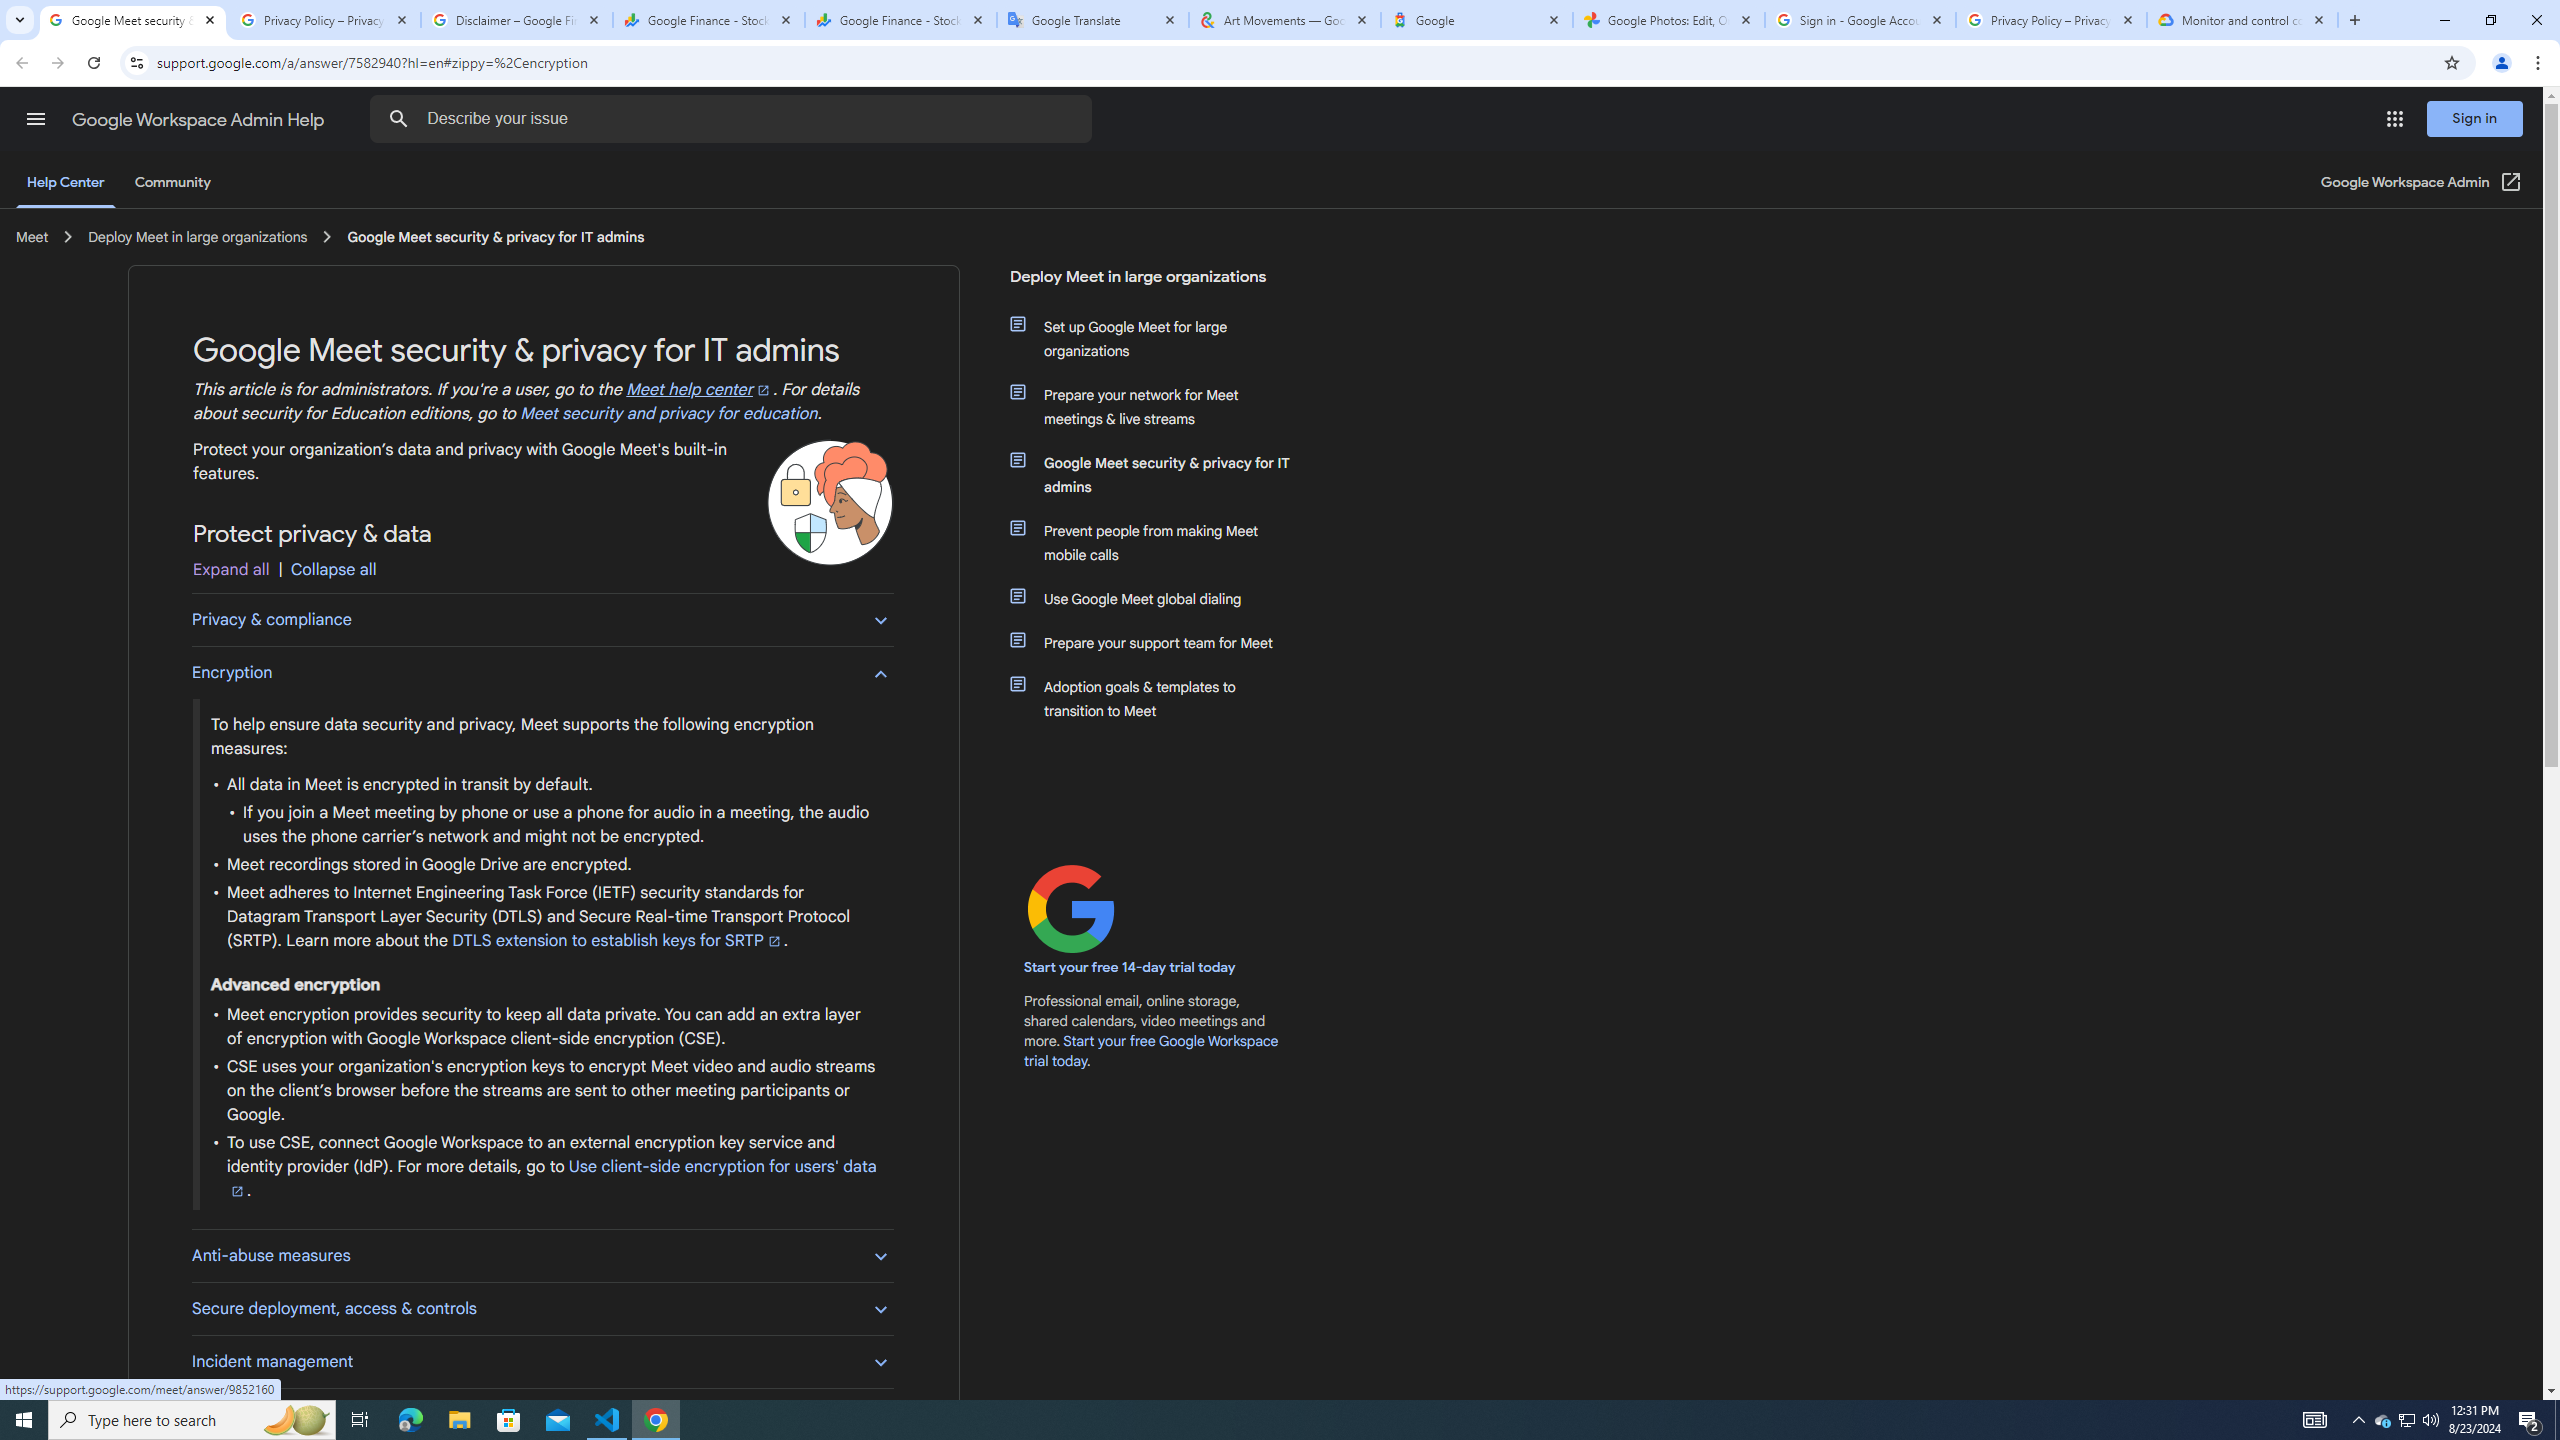  What do you see at coordinates (700, 390) in the screenshot?
I see `'Meet help center'` at bounding box center [700, 390].